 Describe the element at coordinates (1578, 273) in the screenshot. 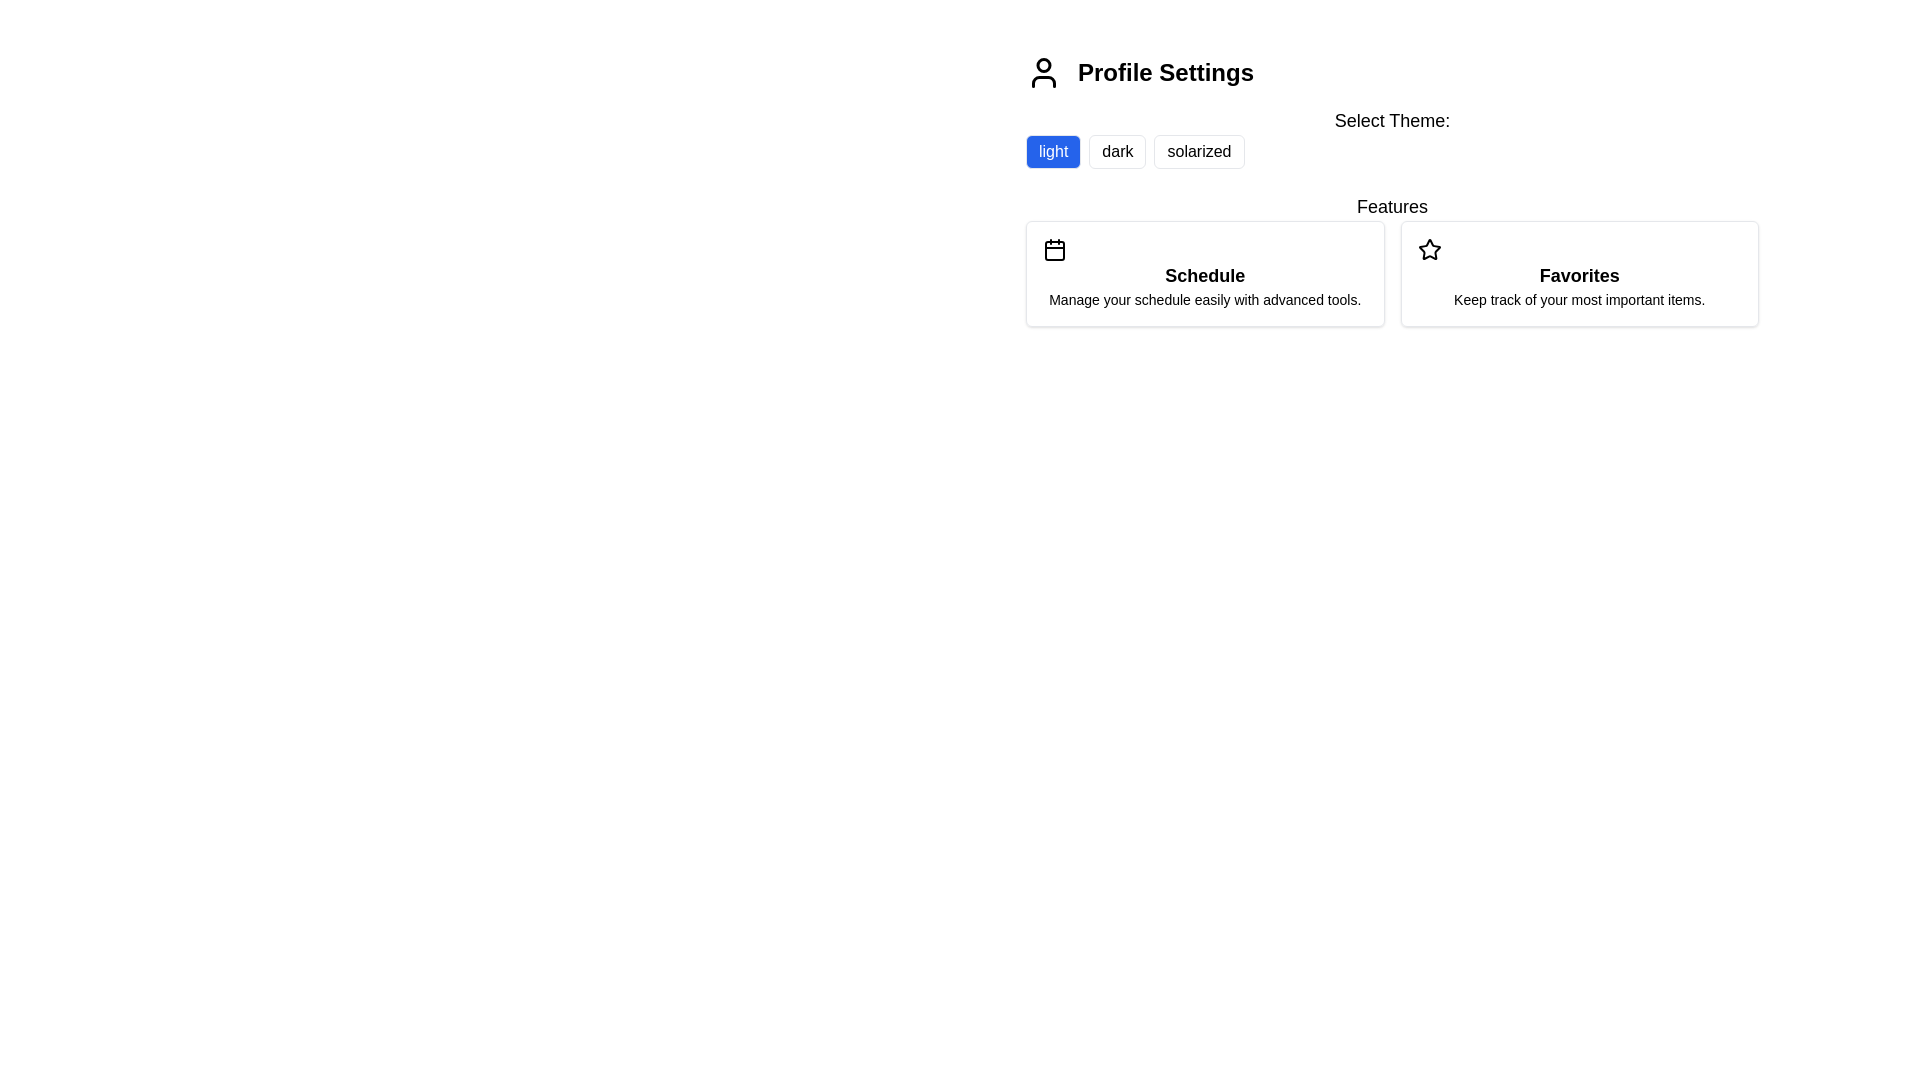

I see `the 'Favorites' informational card located in the second column of the grid layout under the 'Features' section` at that location.